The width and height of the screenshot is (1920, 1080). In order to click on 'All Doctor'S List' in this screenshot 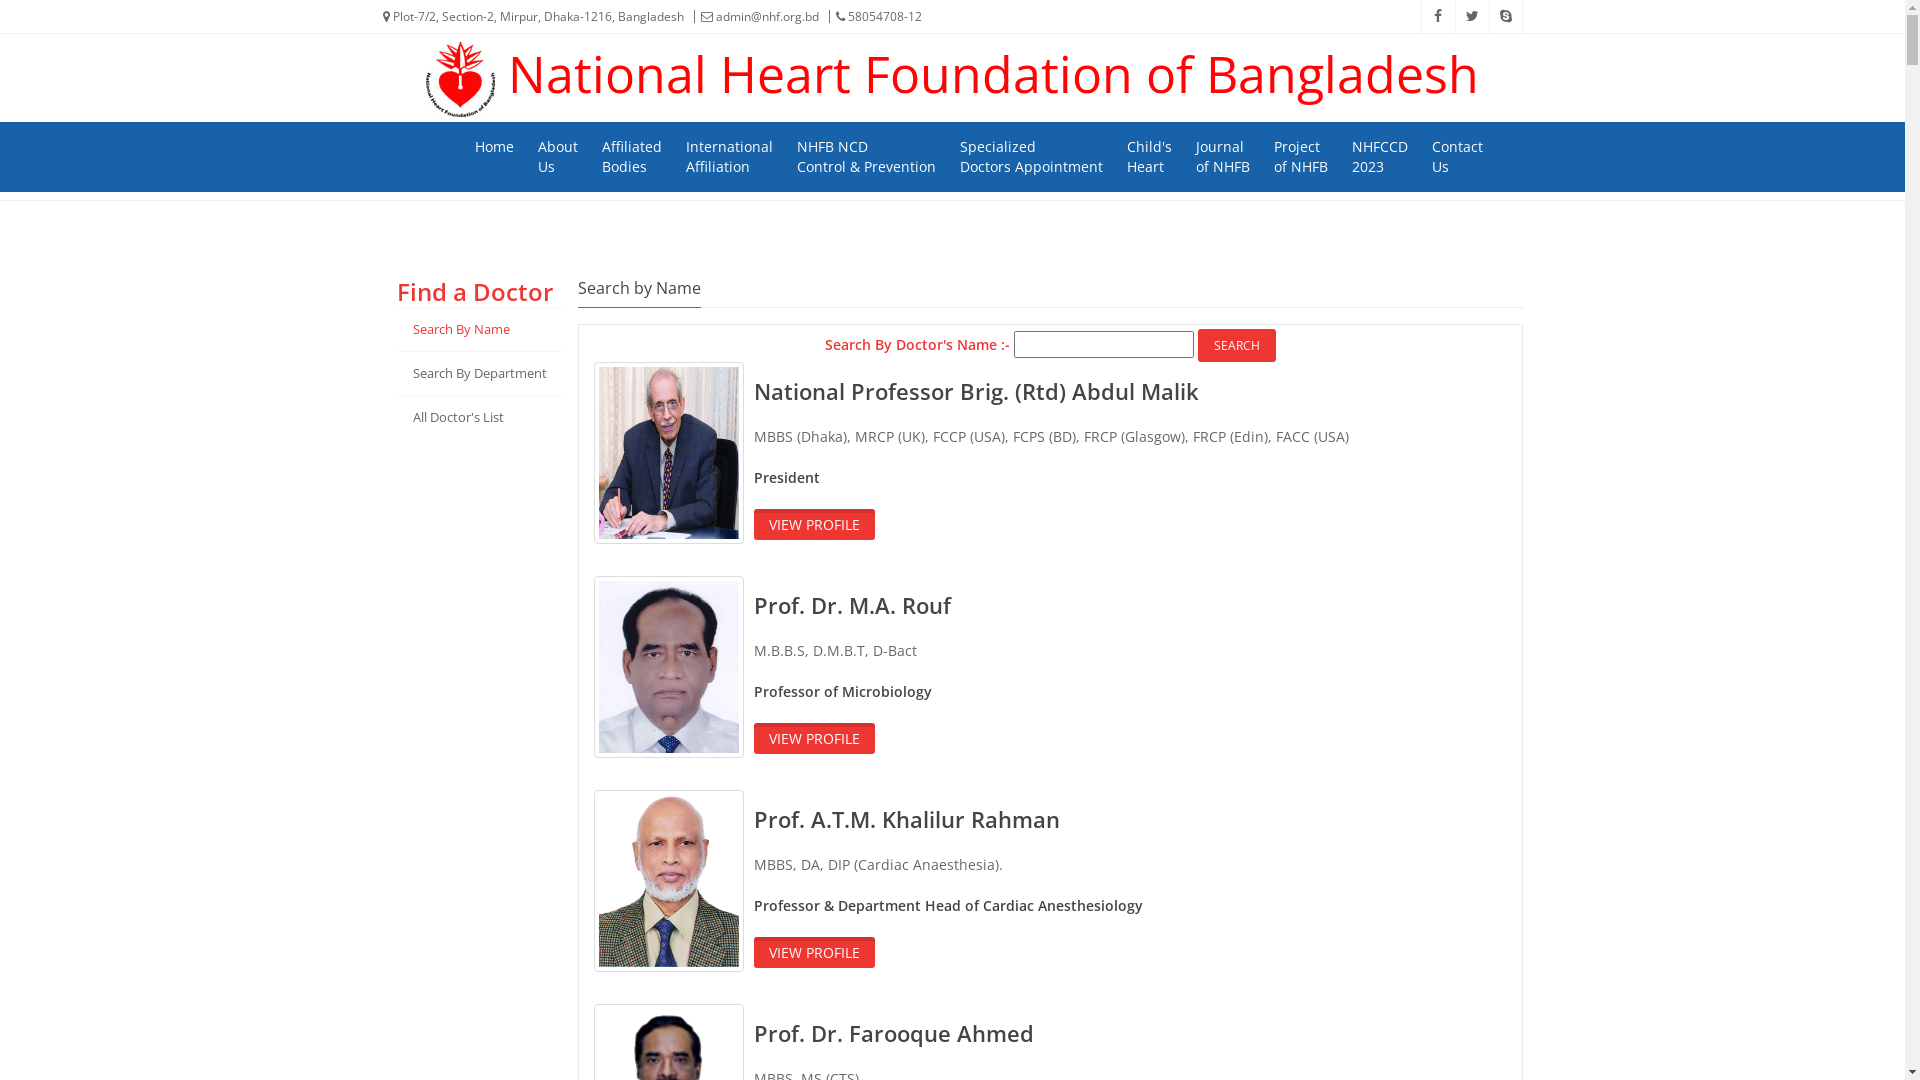, I will do `click(478, 416)`.